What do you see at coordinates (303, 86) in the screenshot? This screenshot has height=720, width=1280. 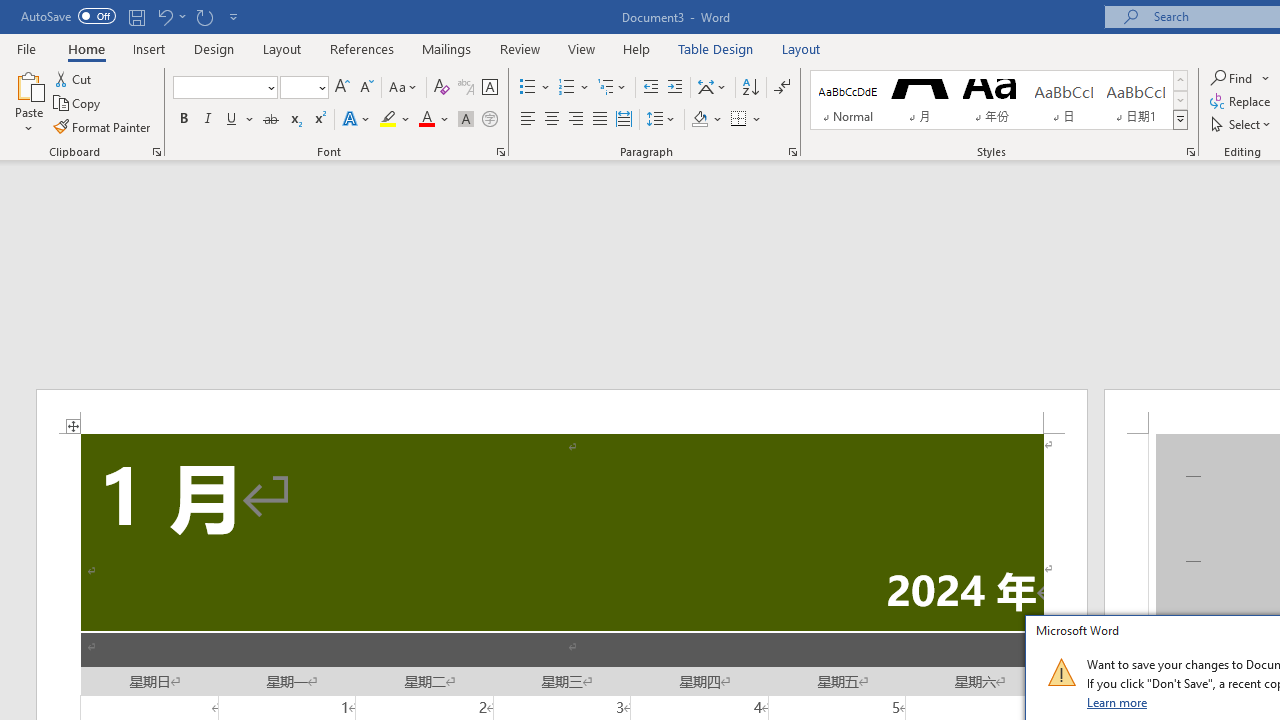 I see `'Font Size'` at bounding box center [303, 86].